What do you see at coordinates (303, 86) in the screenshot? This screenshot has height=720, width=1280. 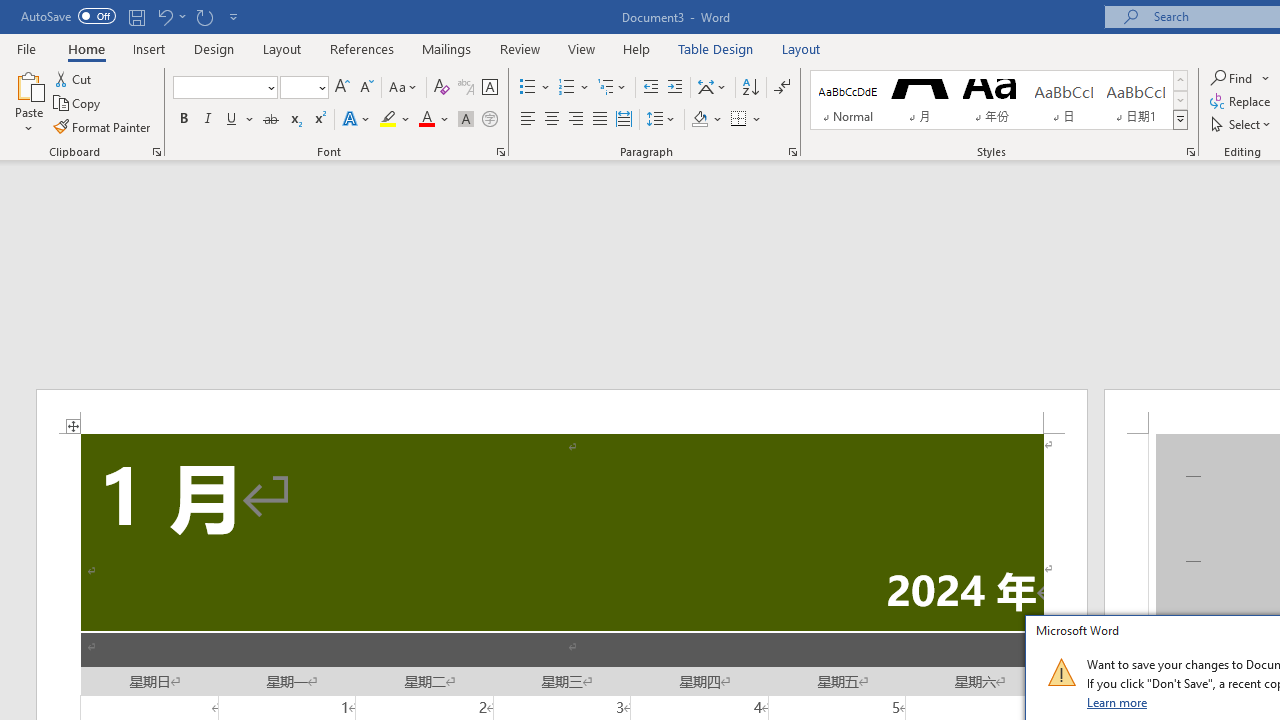 I see `'Font Size'` at bounding box center [303, 86].